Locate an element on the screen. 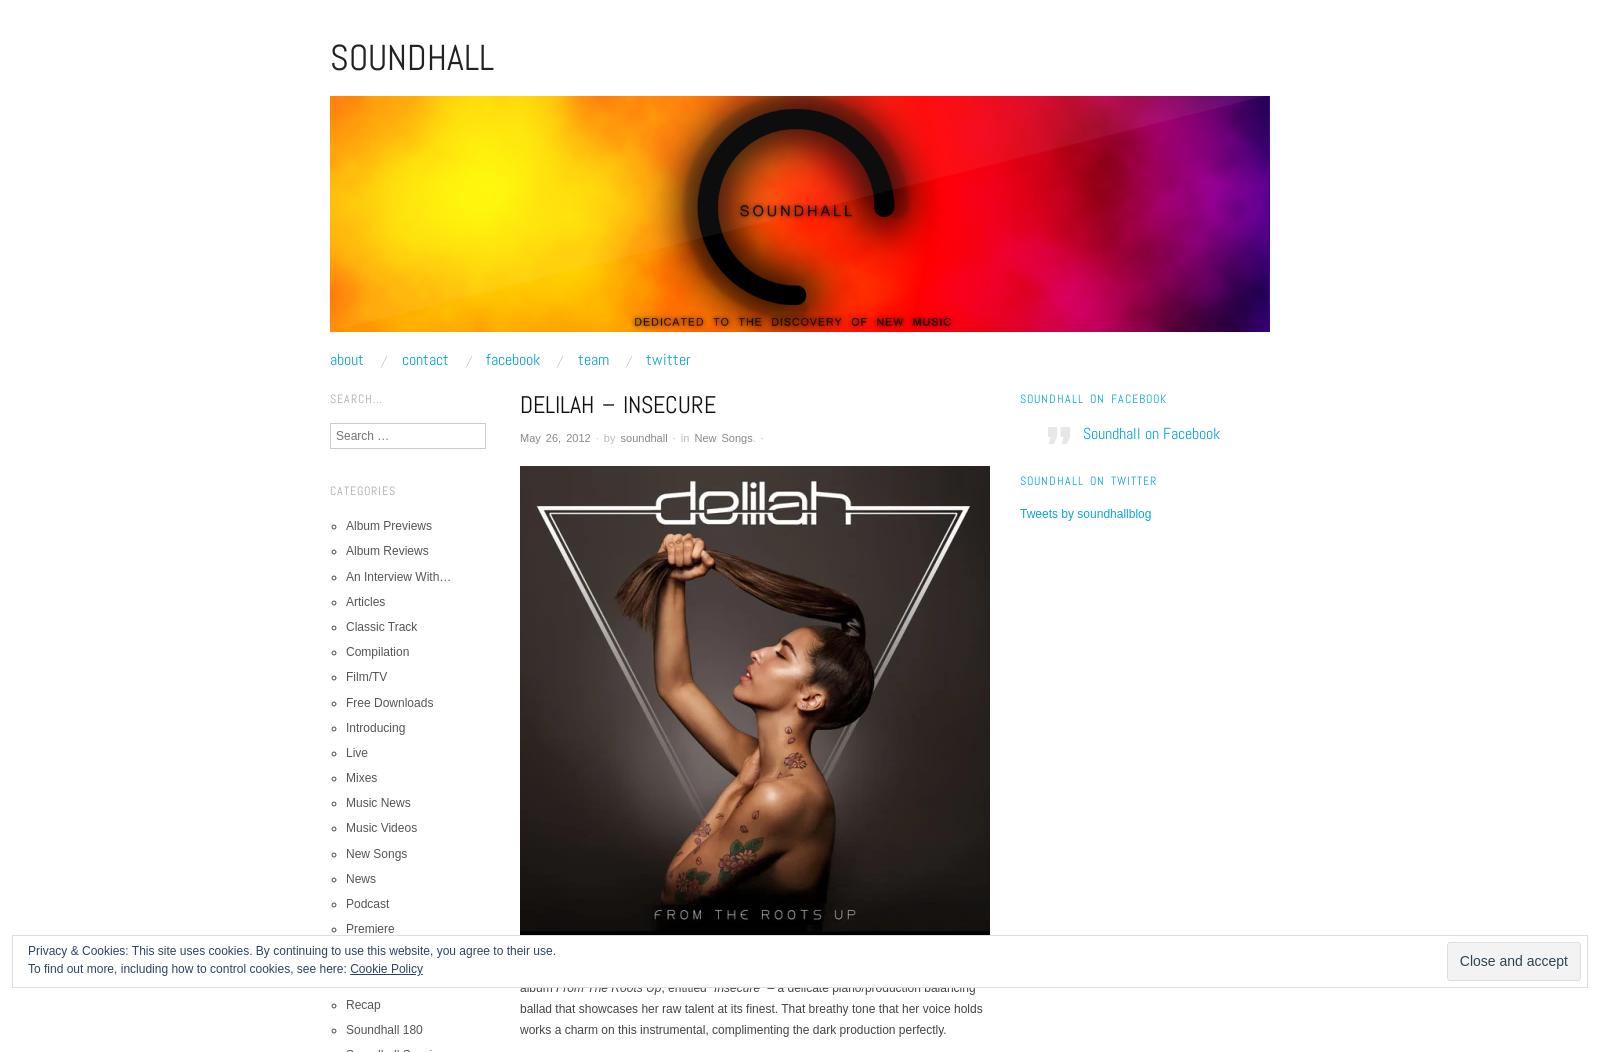  '” – a delicate piano/production balancing ballad that showcases her raw talent at its finest. That breathy tone that her voice holds works a charm on this instrumental, complimenting the dark production perfectly.' is located at coordinates (751, 1008).